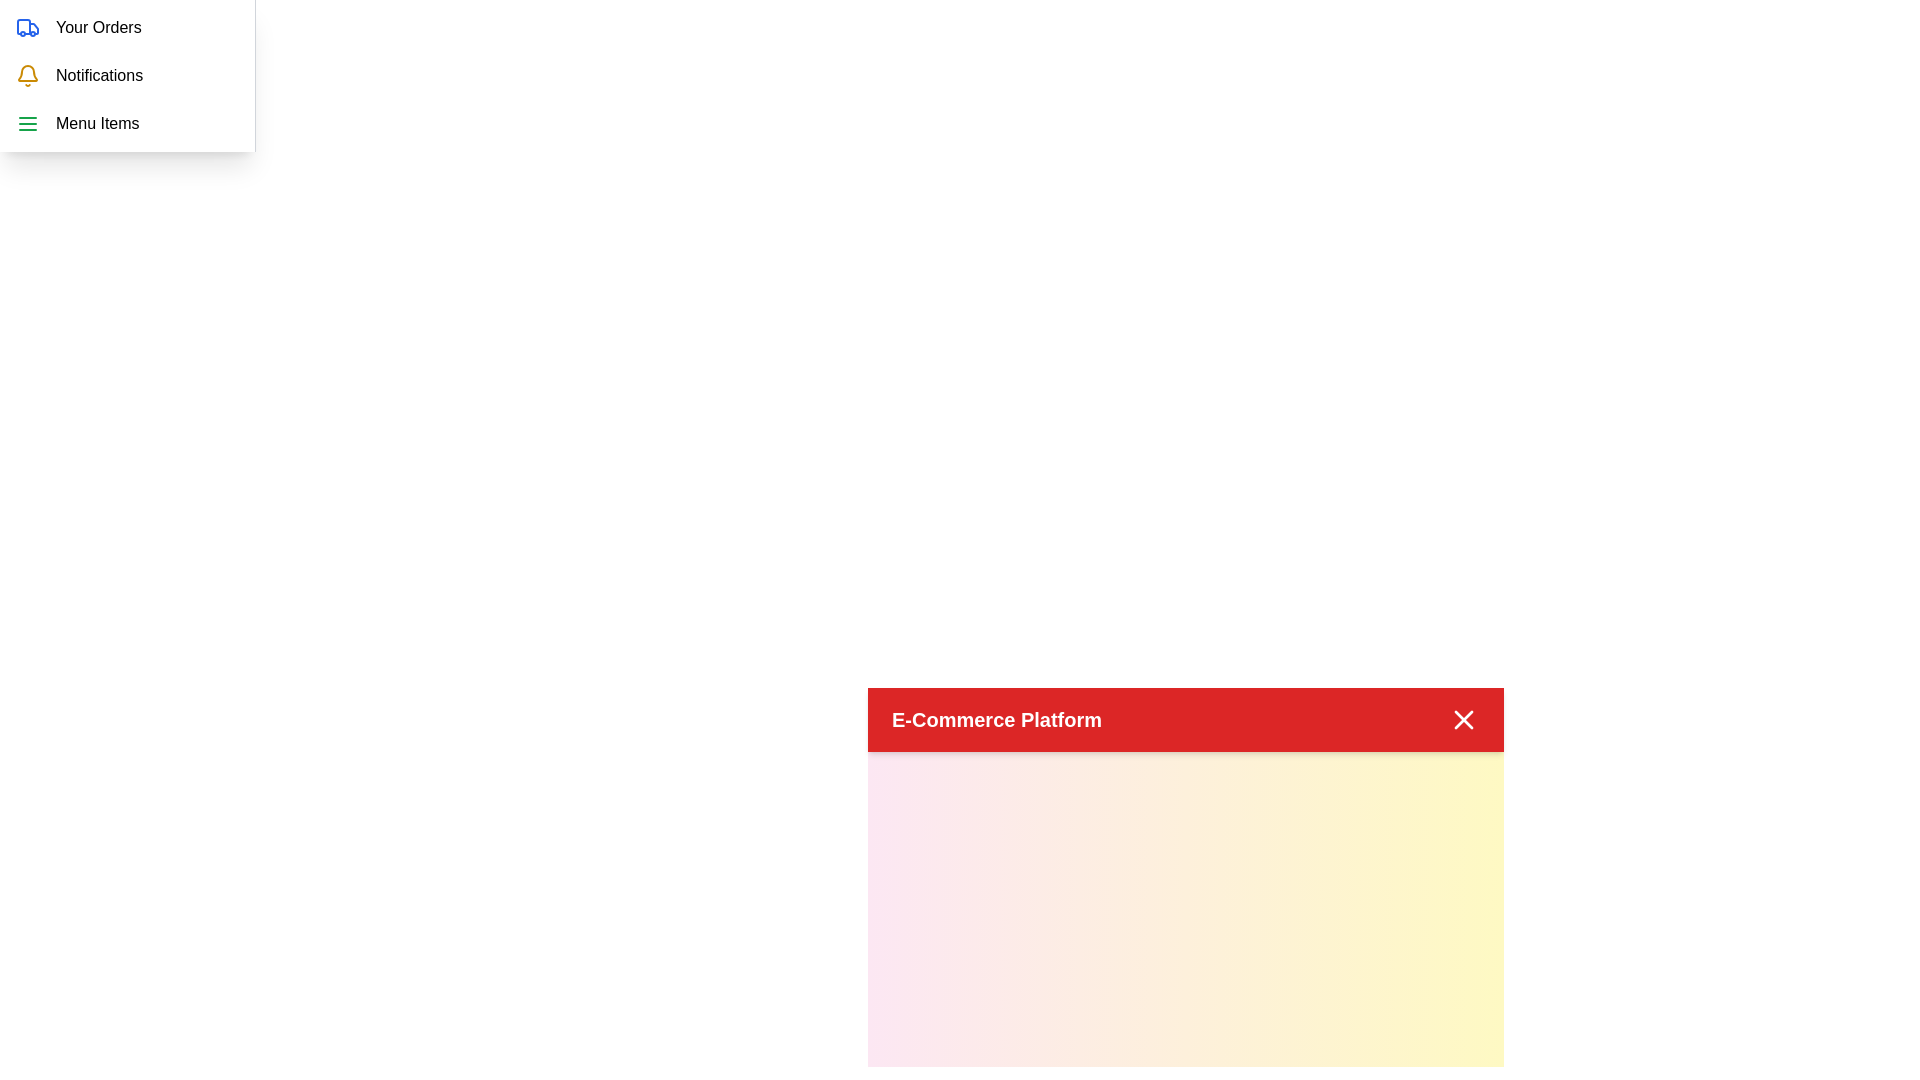 The width and height of the screenshot is (1920, 1080). I want to click on the Text Label that describes the menu section, located as the third item below 'Your Orders' and 'Notifications', adjacent to the icon of three parallel lines, so click(96, 123).